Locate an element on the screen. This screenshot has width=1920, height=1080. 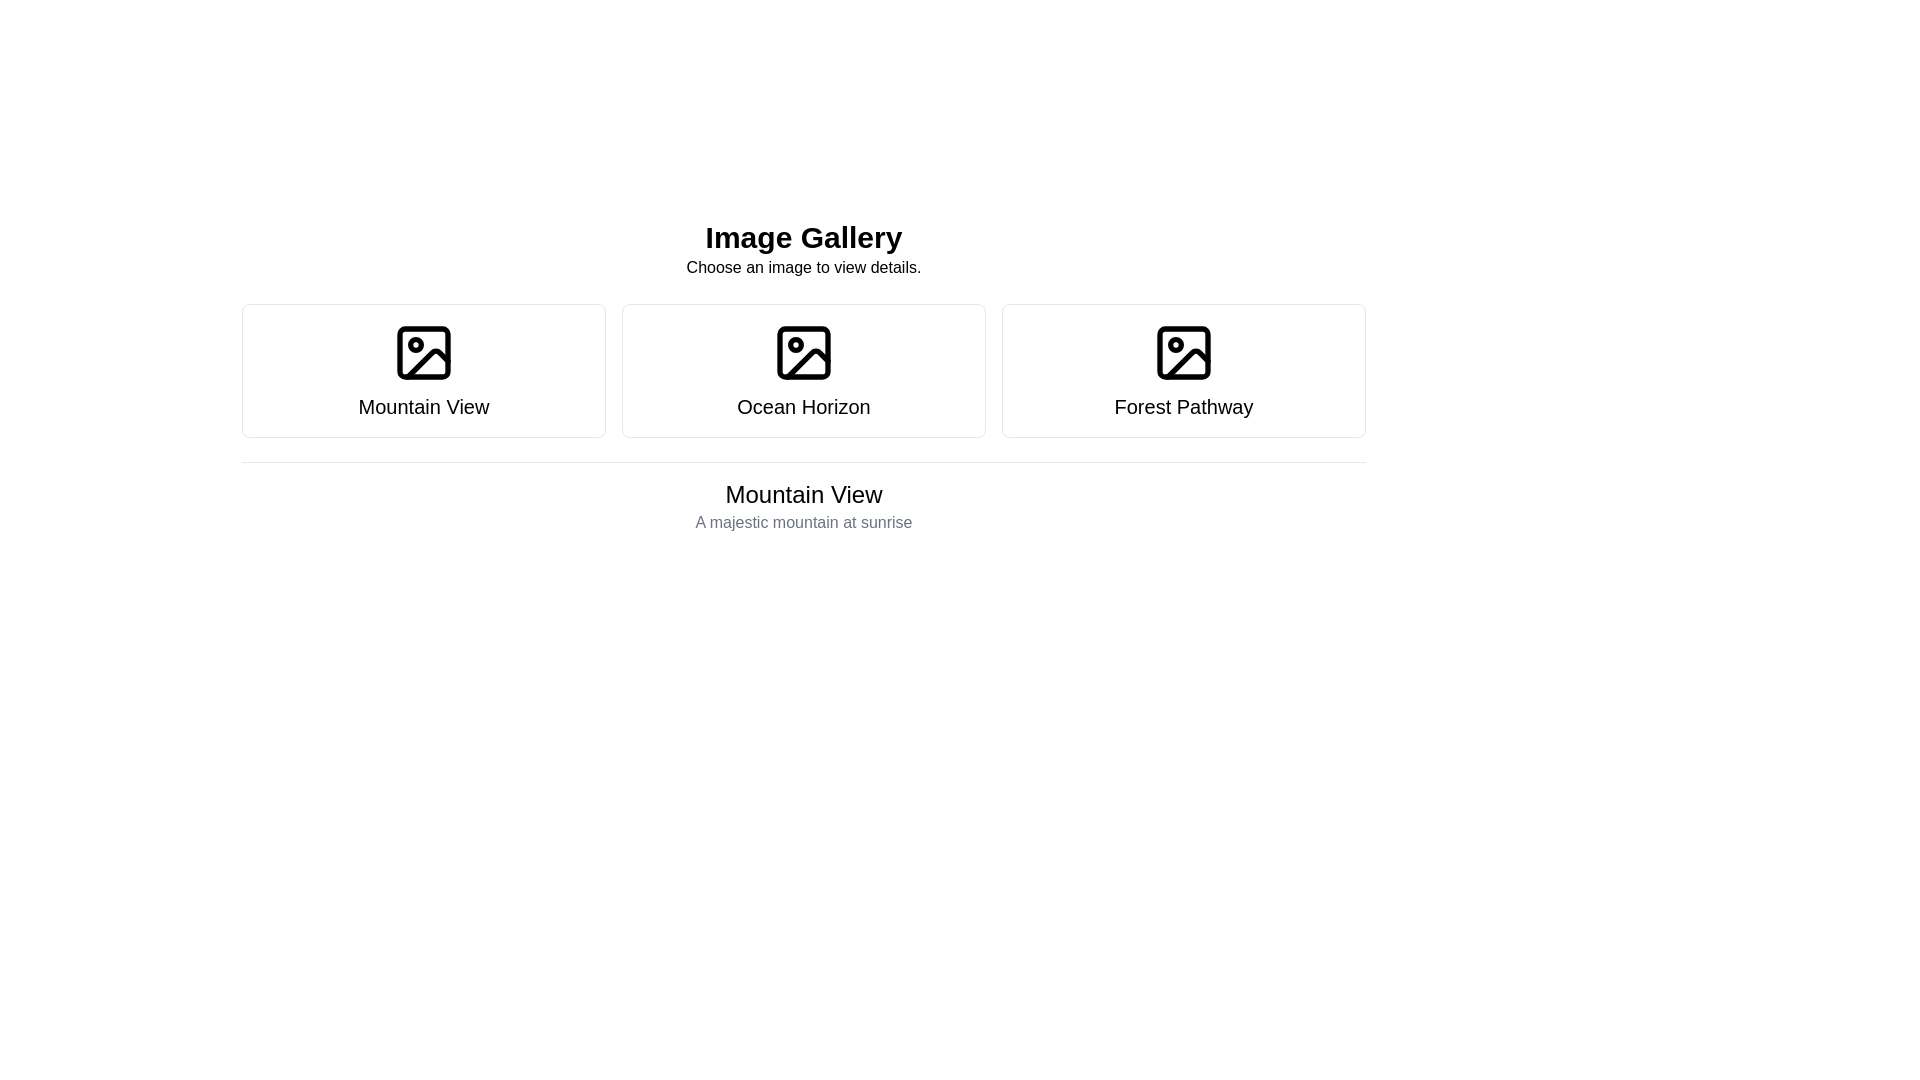
the text label displaying 'Choose an image is located at coordinates (804, 266).